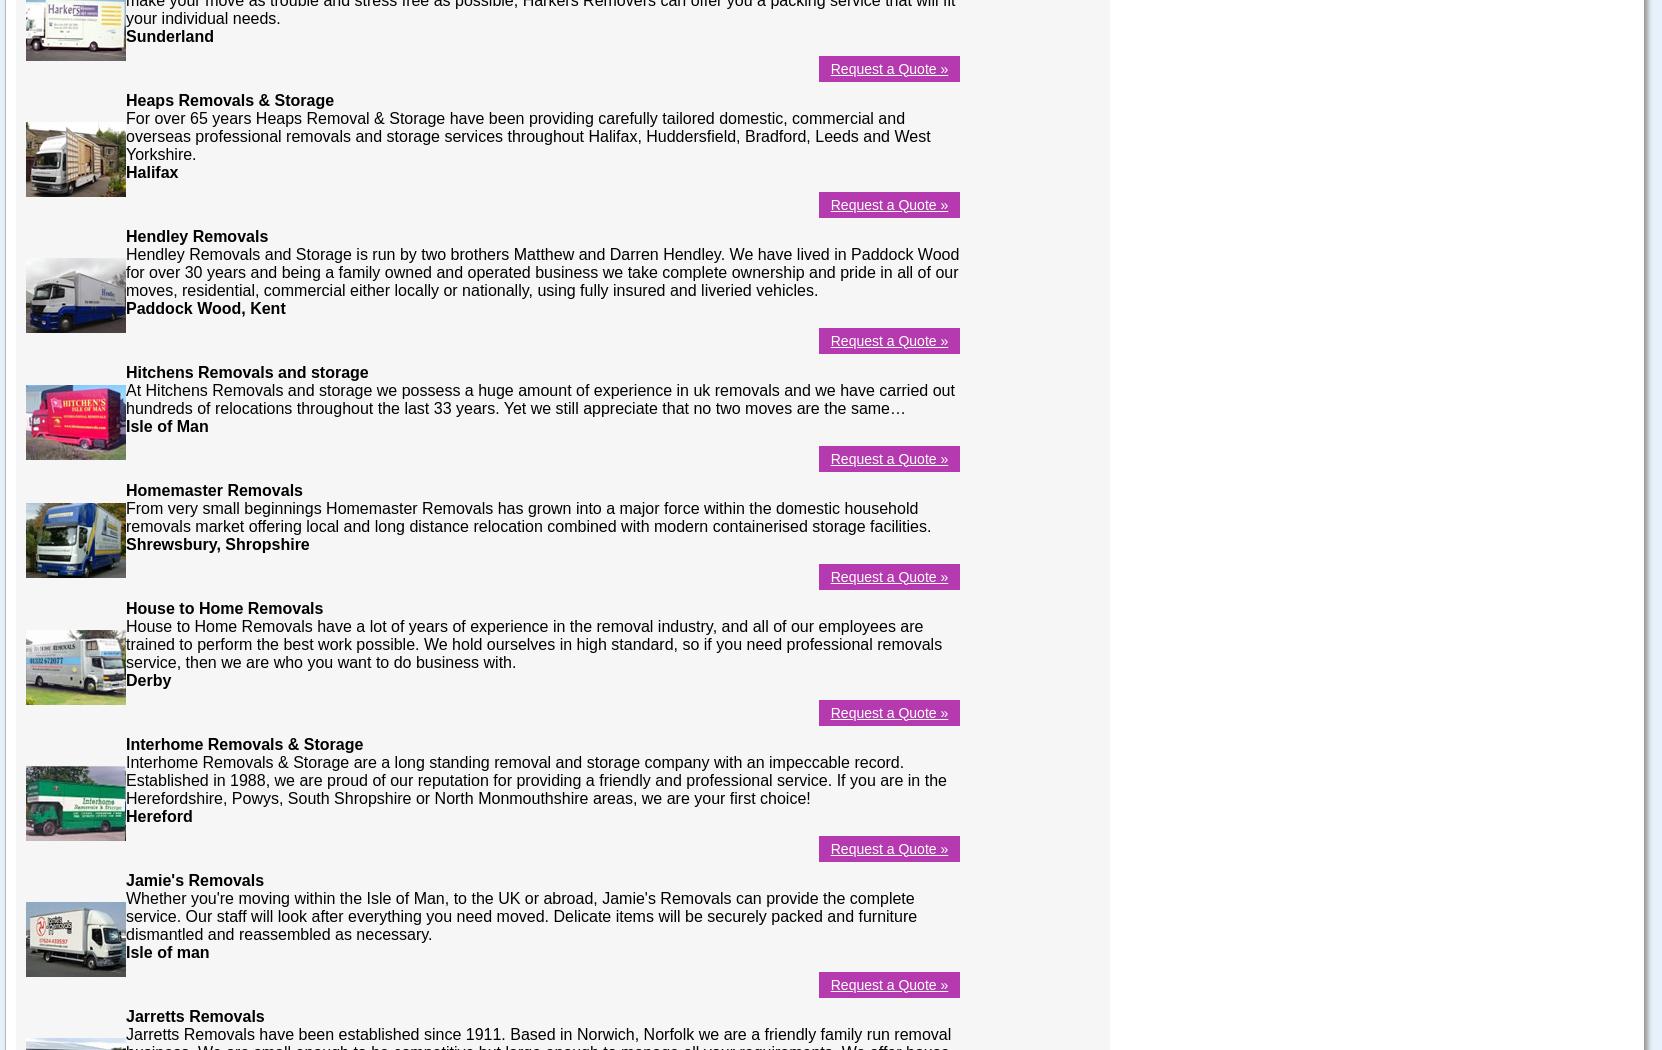  I want to click on 'Paddock Wood, Kent', so click(204, 307).